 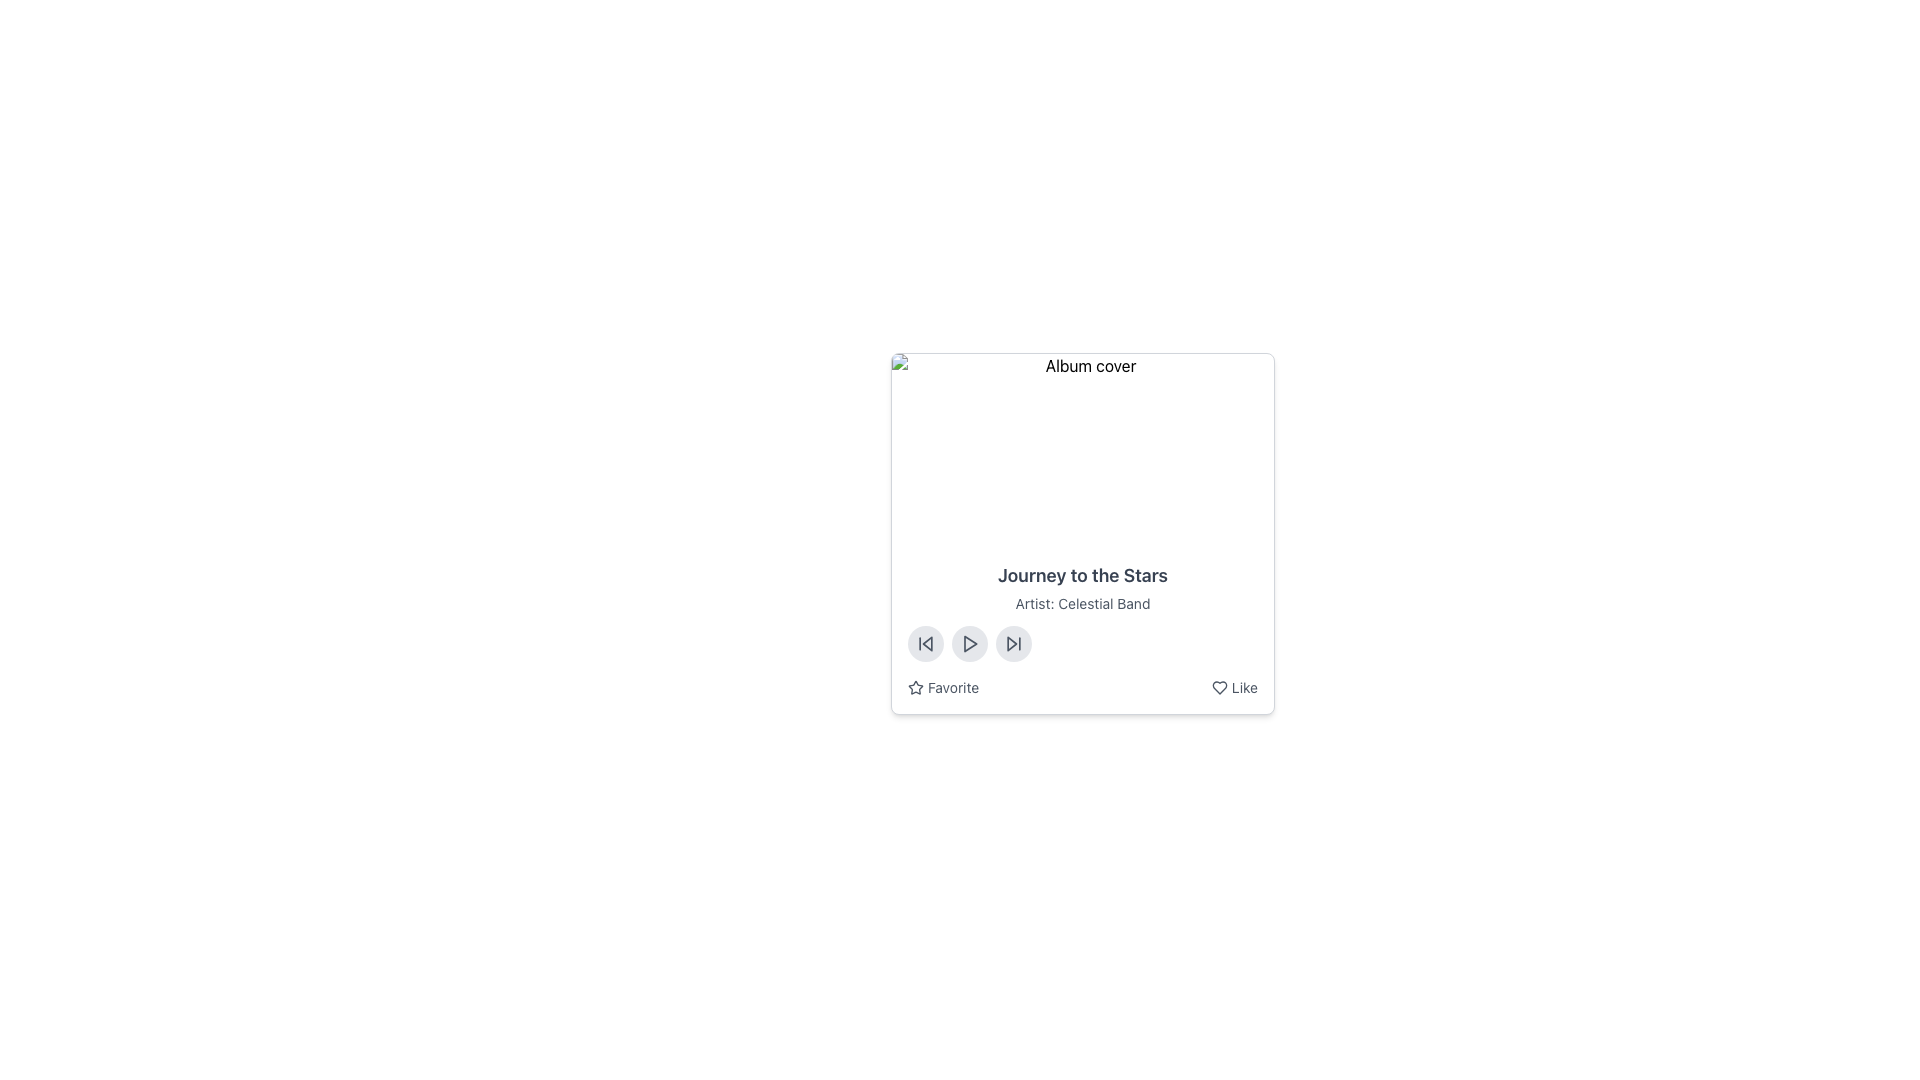 What do you see at coordinates (1233, 686) in the screenshot?
I see `the 'Like' button` at bounding box center [1233, 686].